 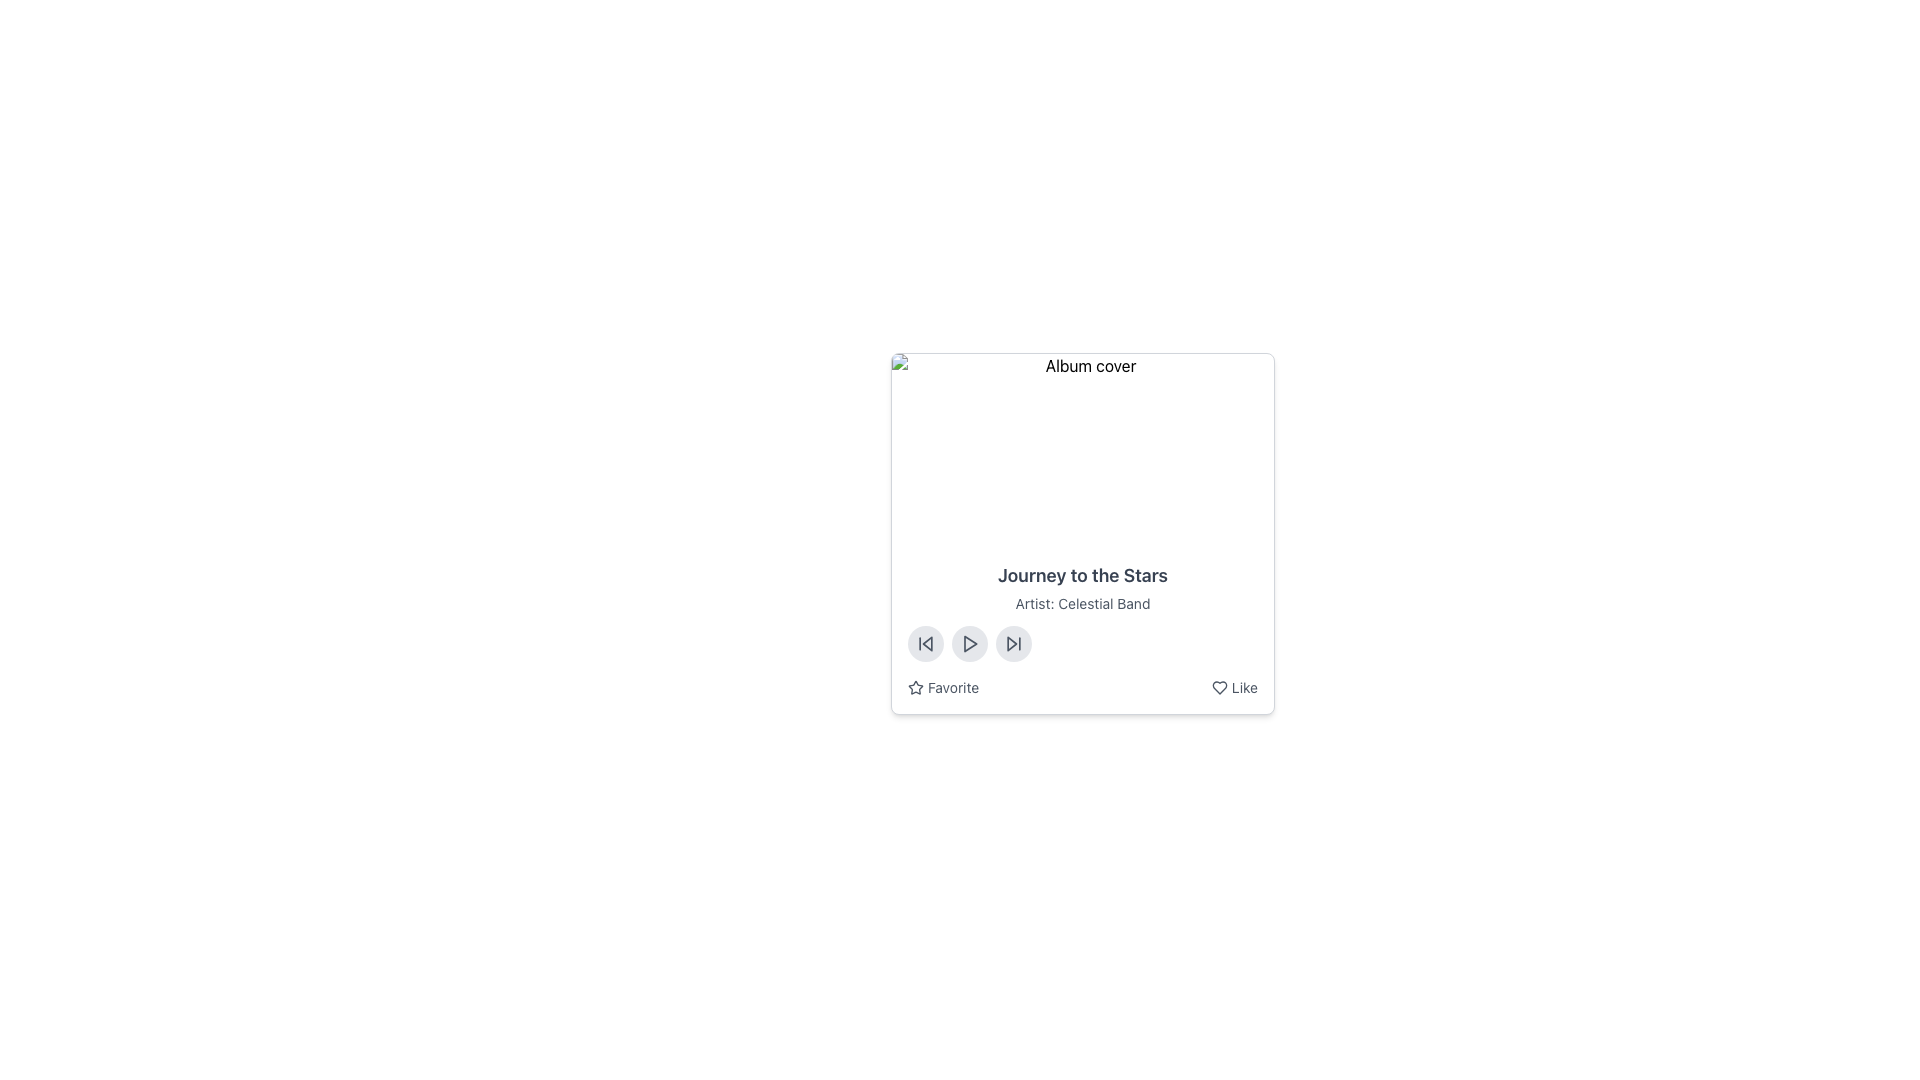 What do you see at coordinates (1233, 686) in the screenshot?
I see `the 'Like' button` at bounding box center [1233, 686].